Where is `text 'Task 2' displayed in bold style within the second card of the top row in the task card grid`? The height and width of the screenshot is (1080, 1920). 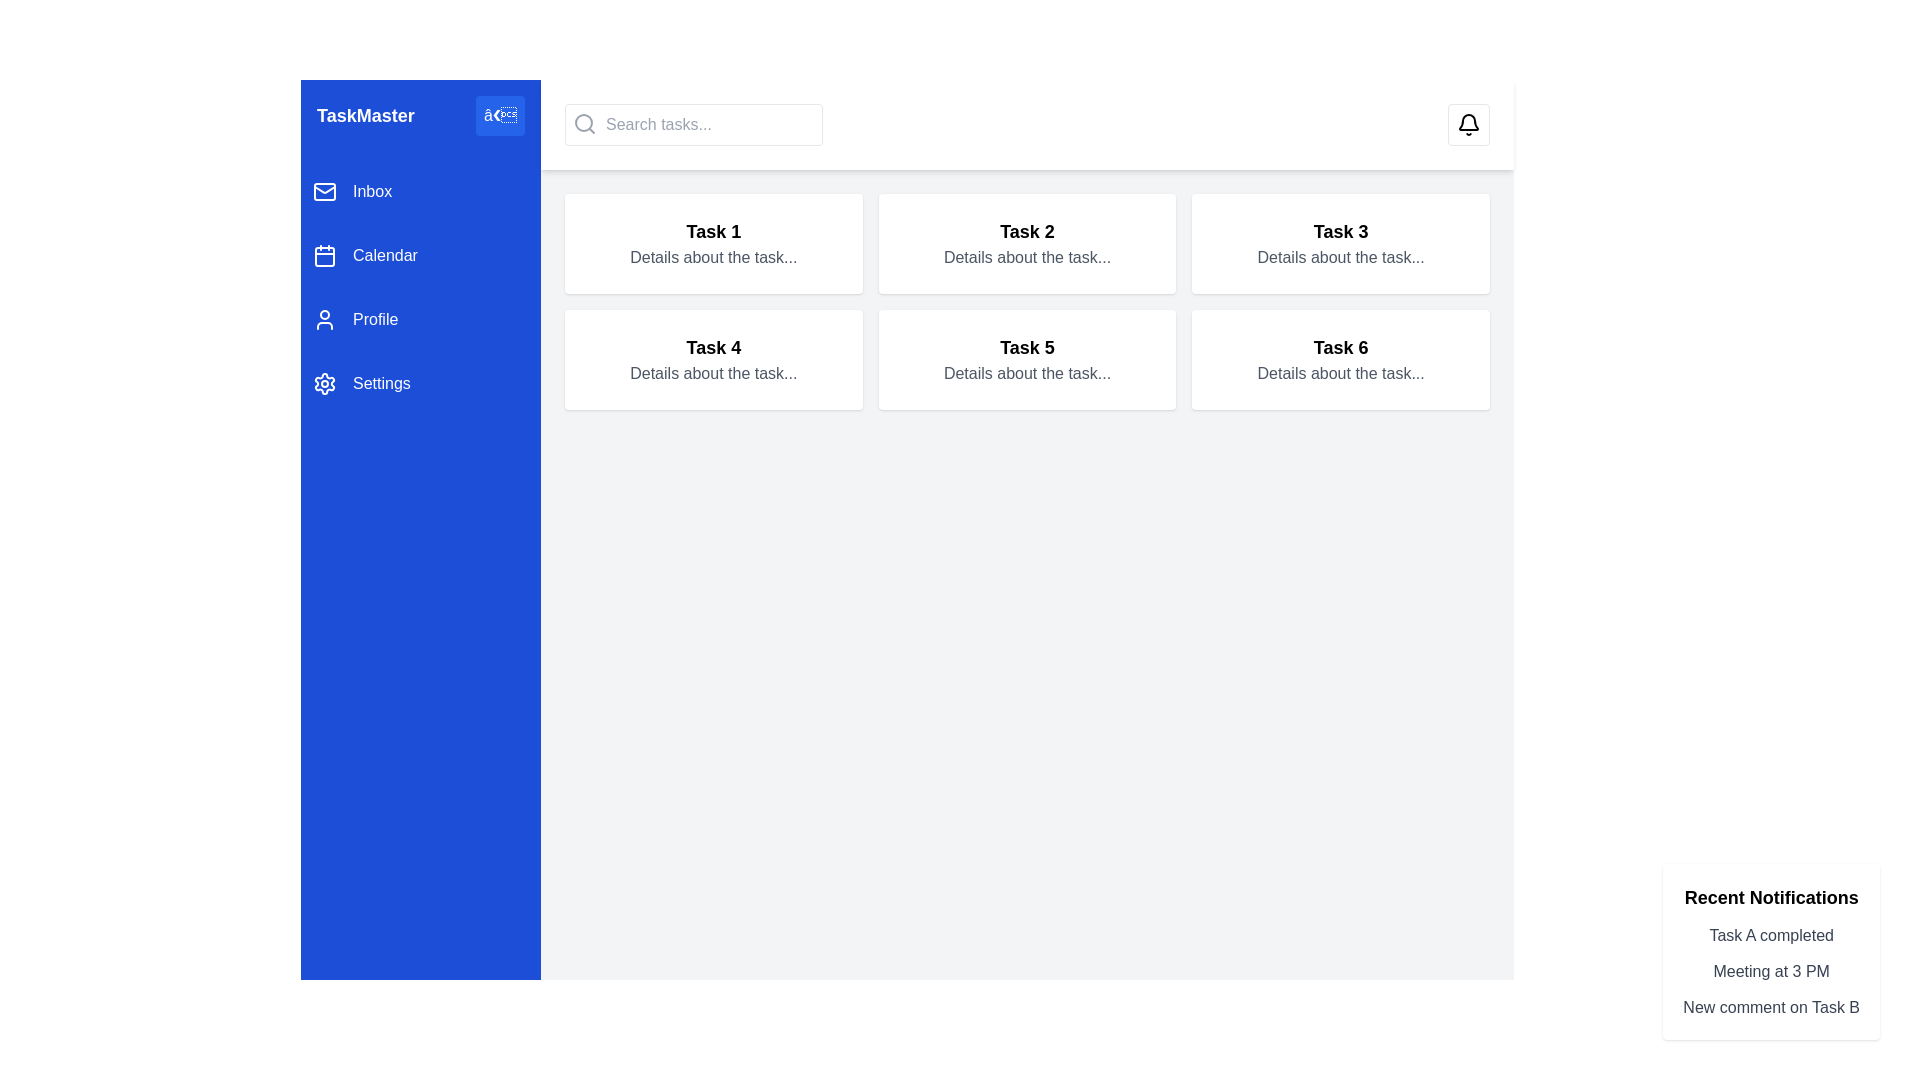
text 'Task 2' displayed in bold style within the second card of the top row in the task card grid is located at coordinates (1027, 230).